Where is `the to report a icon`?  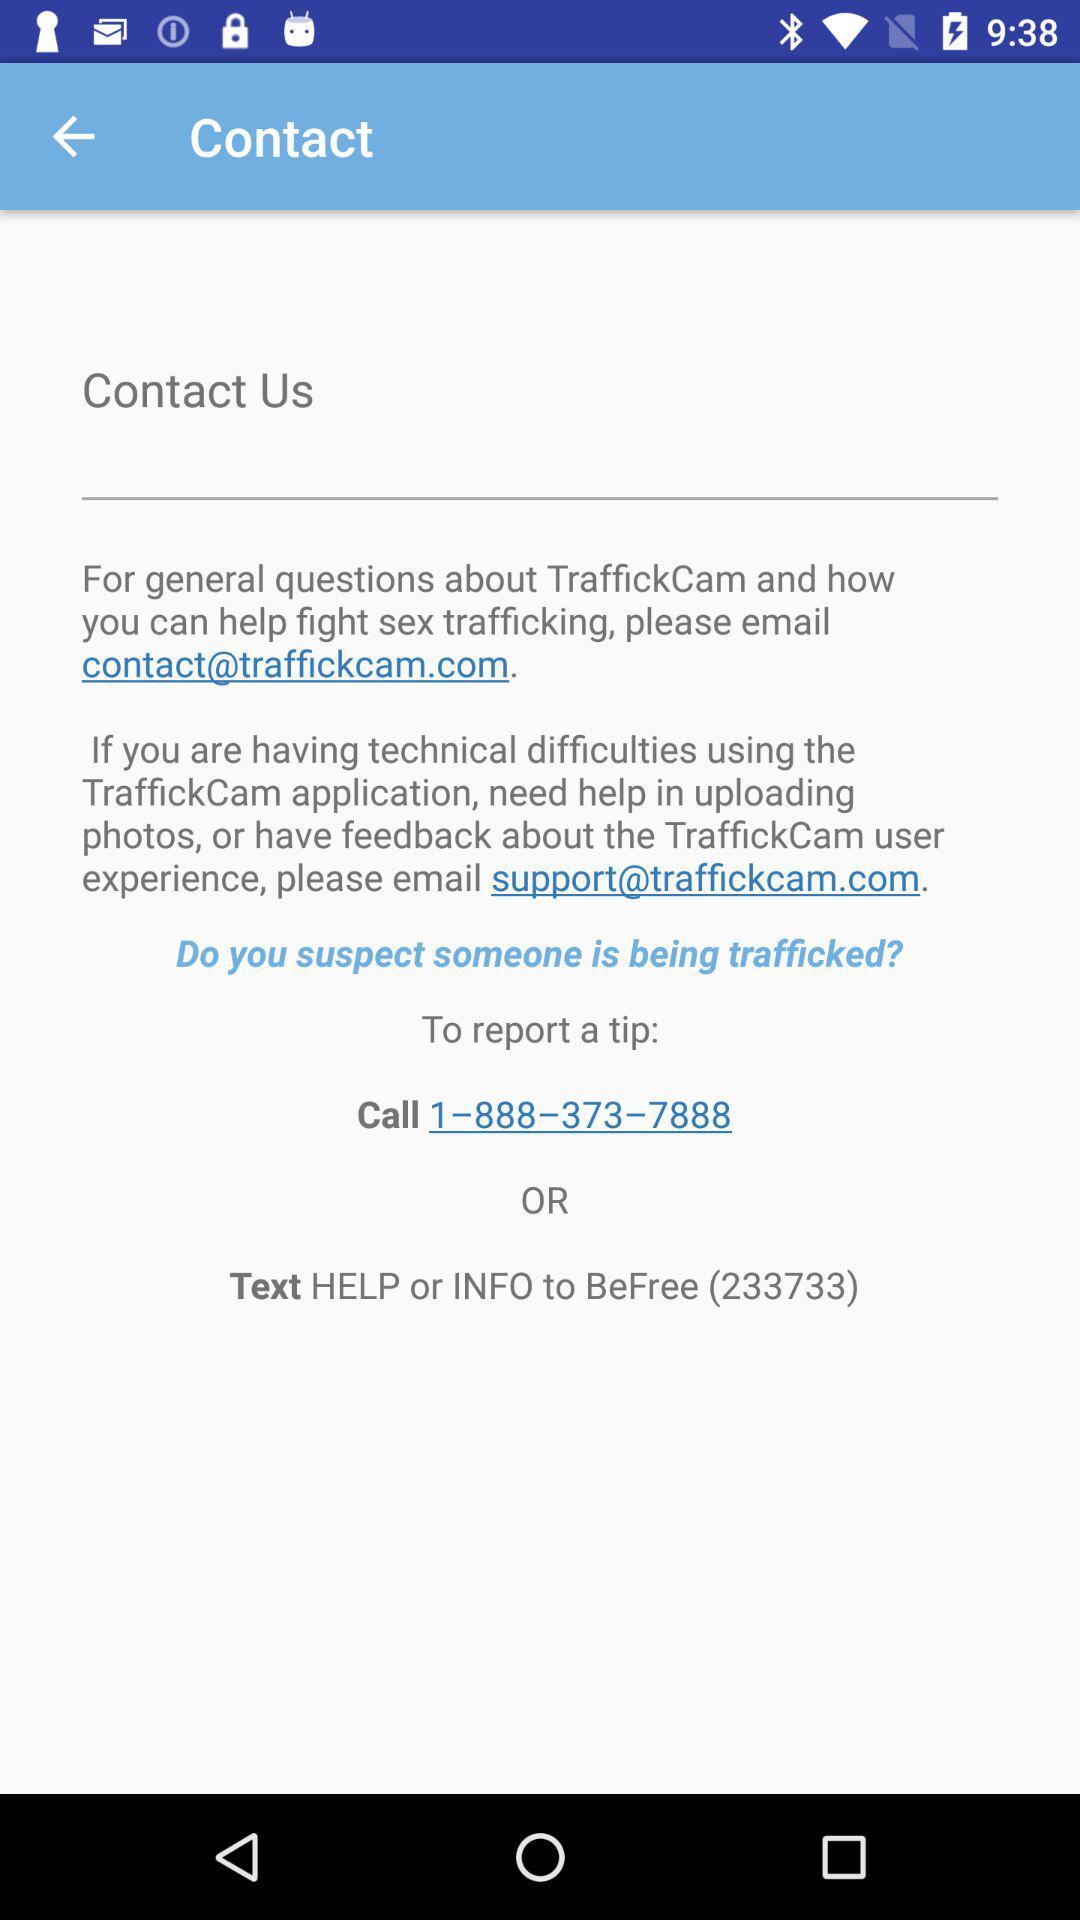 the to report a icon is located at coordinates (540, 1156).